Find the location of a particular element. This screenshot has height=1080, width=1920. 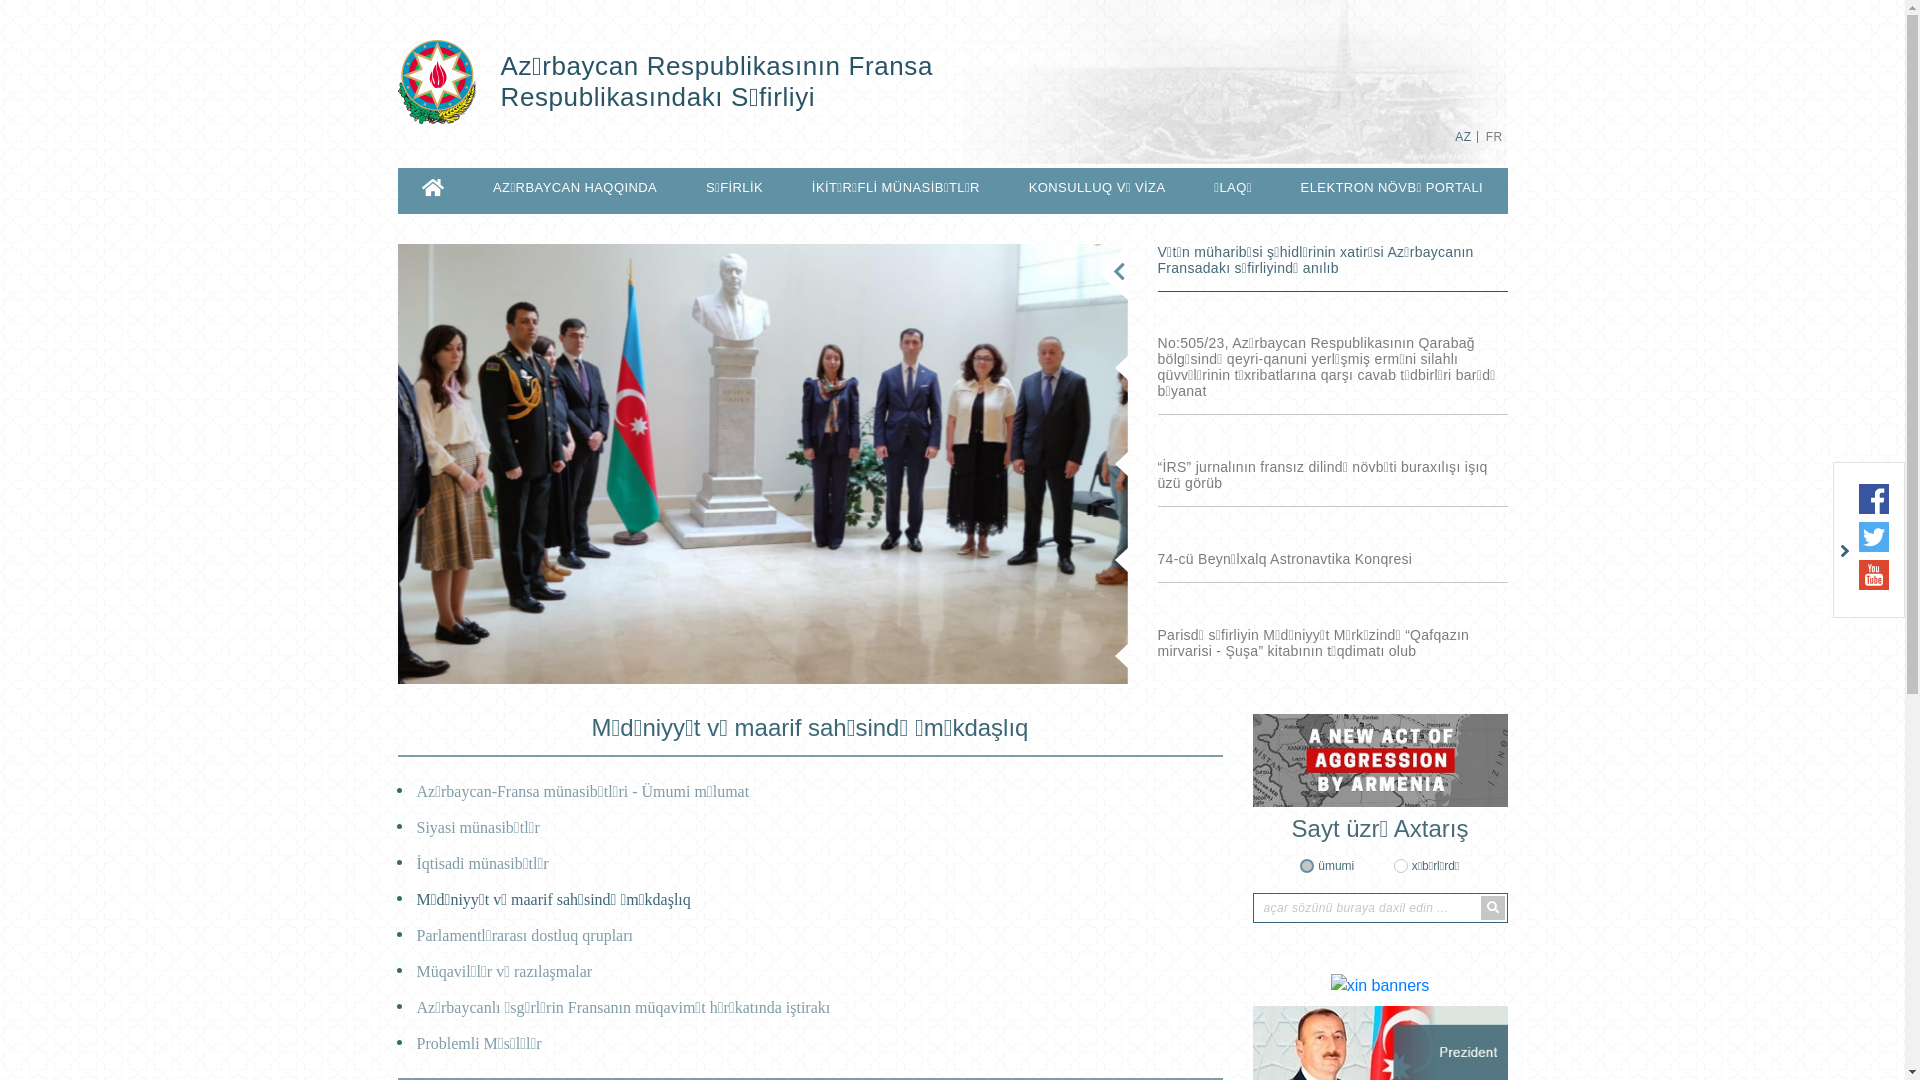

'FR' is located at coordinates (1494, 136).